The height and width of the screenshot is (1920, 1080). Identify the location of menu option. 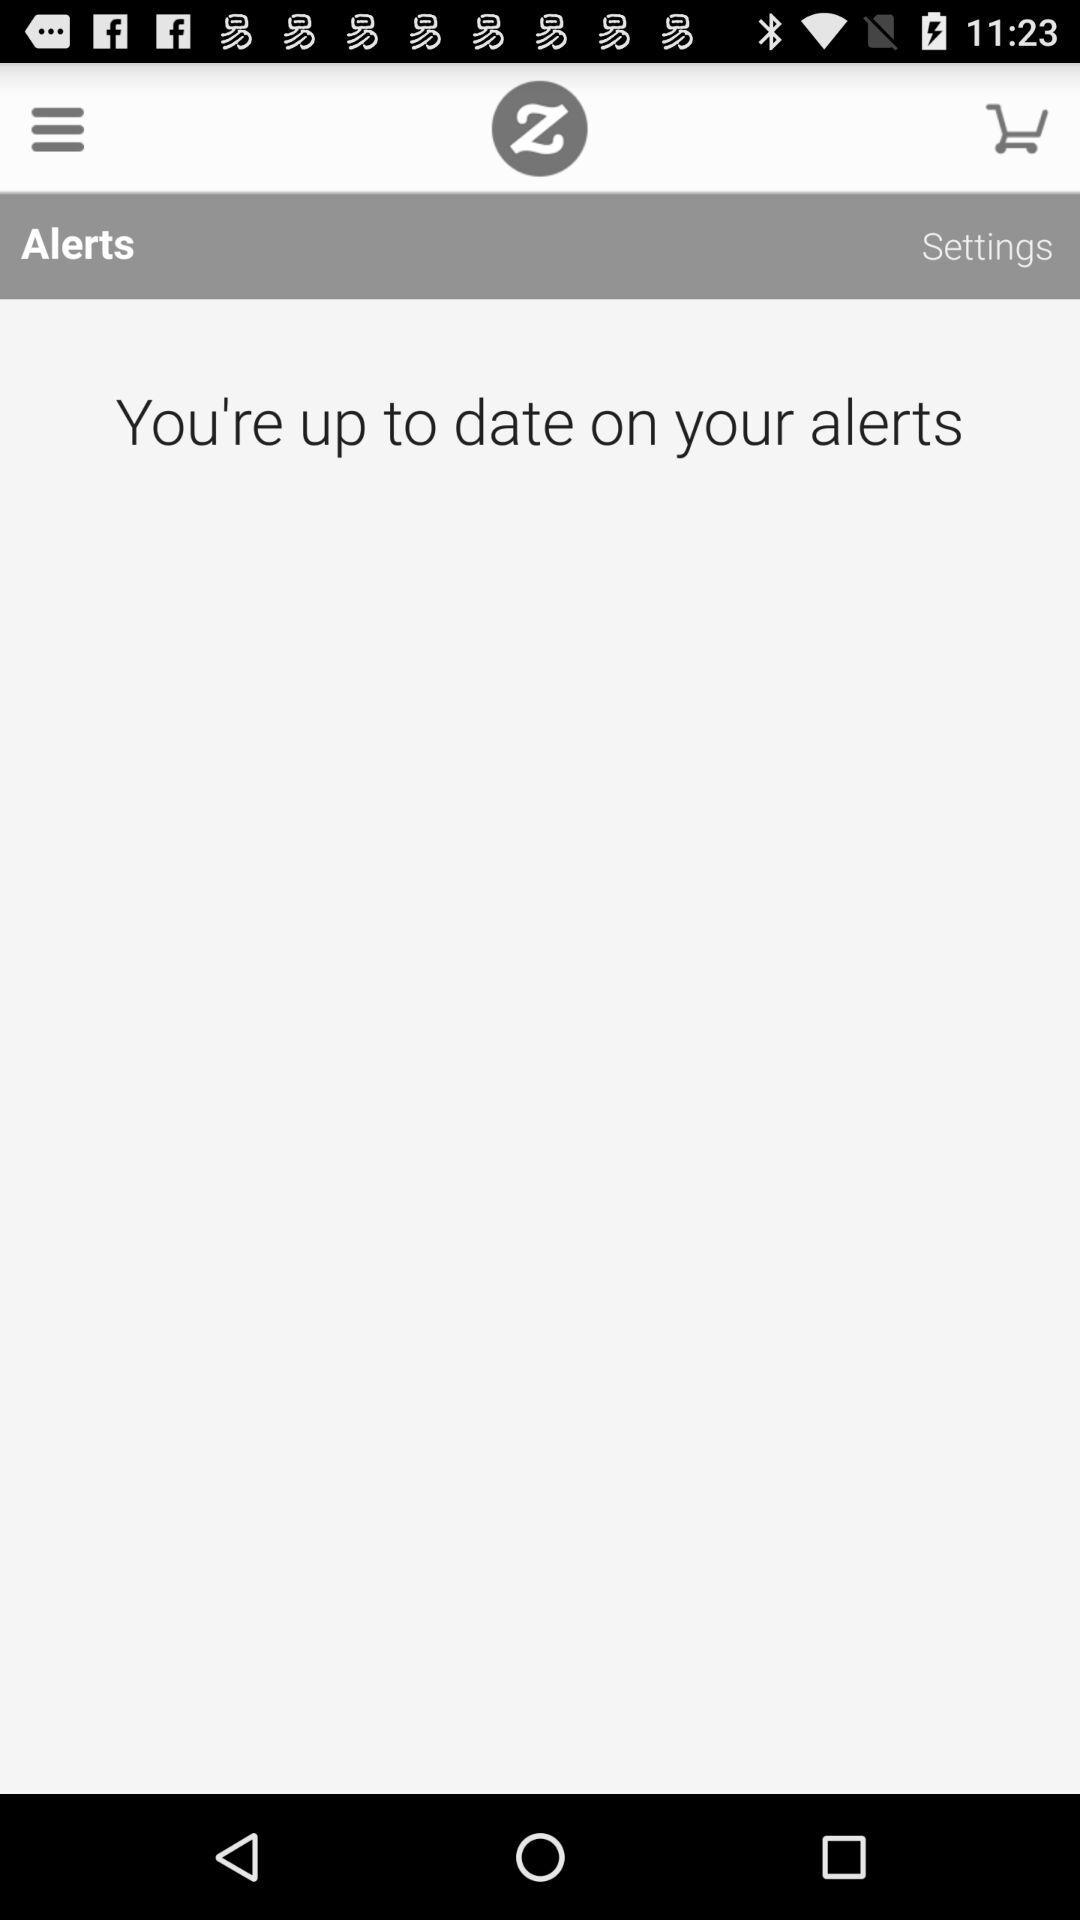
(56, 127).